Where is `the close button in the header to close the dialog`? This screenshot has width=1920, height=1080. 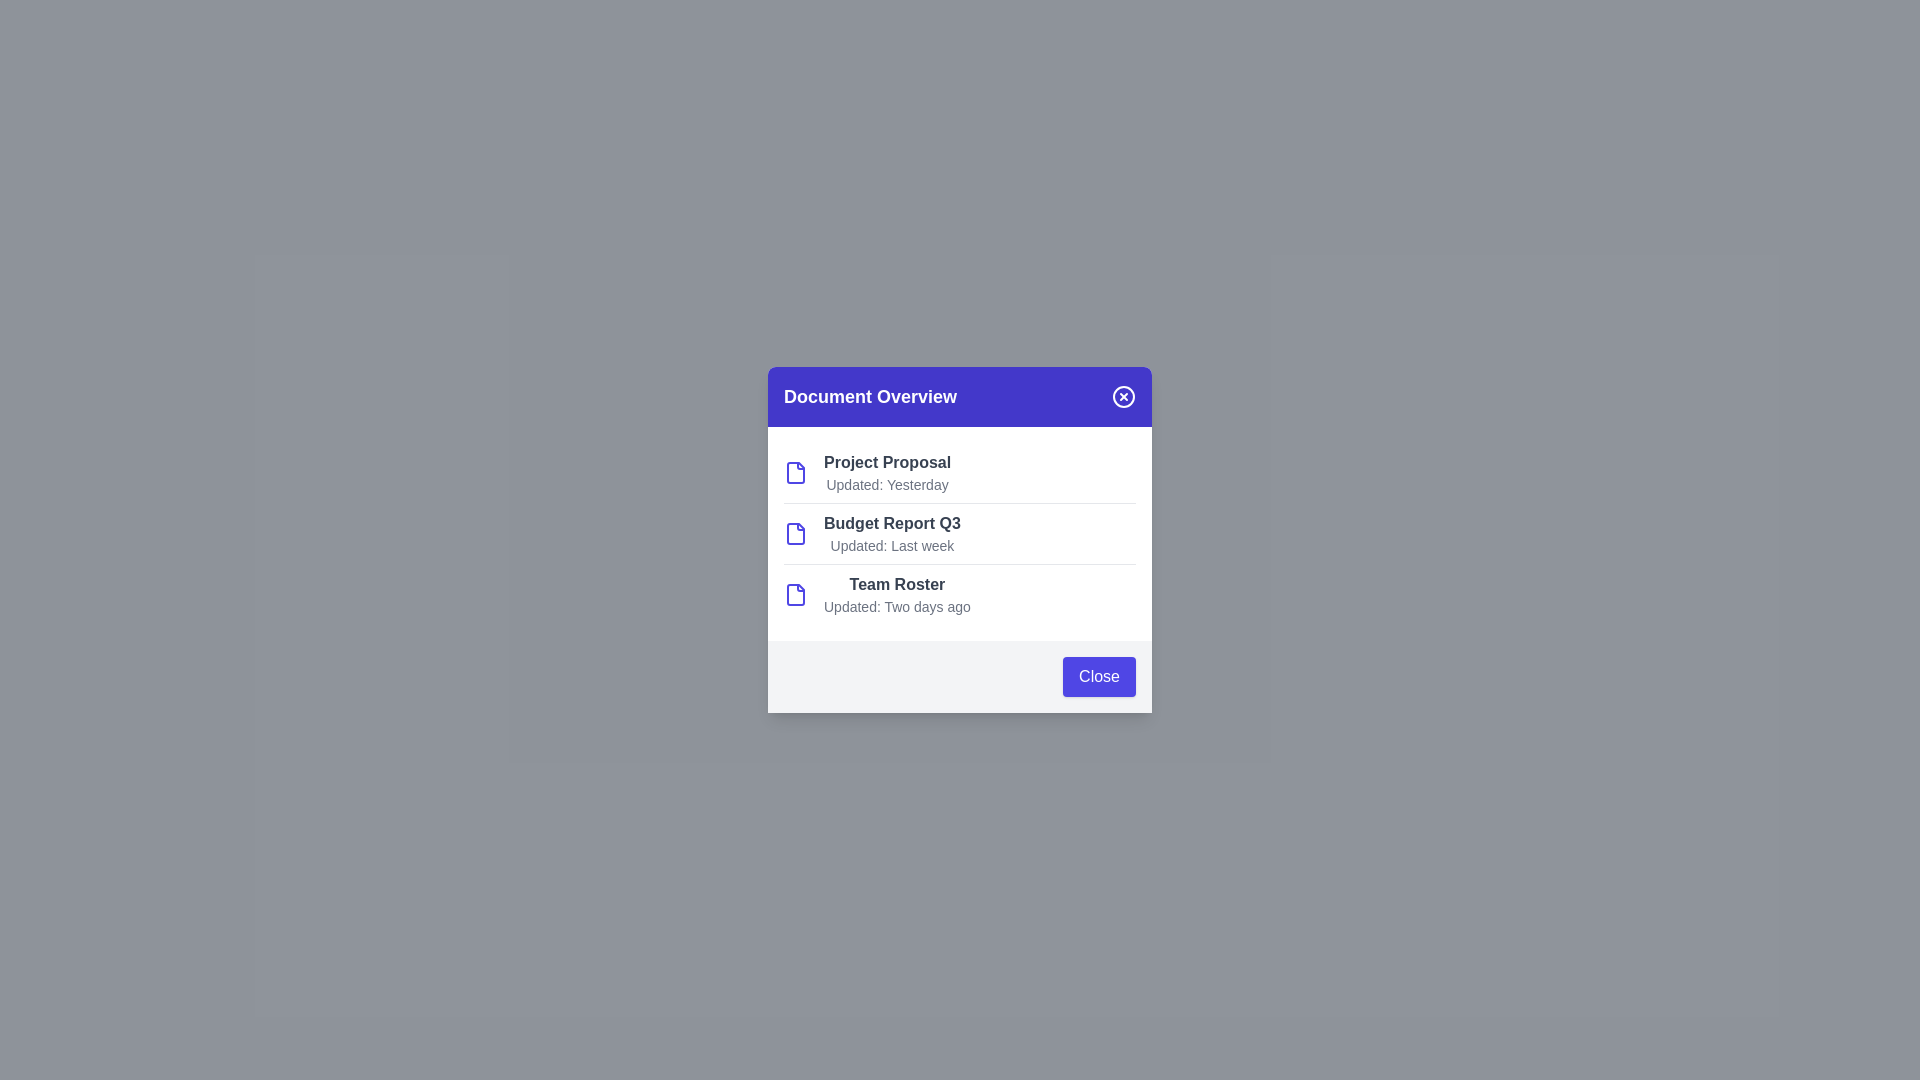 the close button in the header to close the dialog is located at coordinates (1123, 397).